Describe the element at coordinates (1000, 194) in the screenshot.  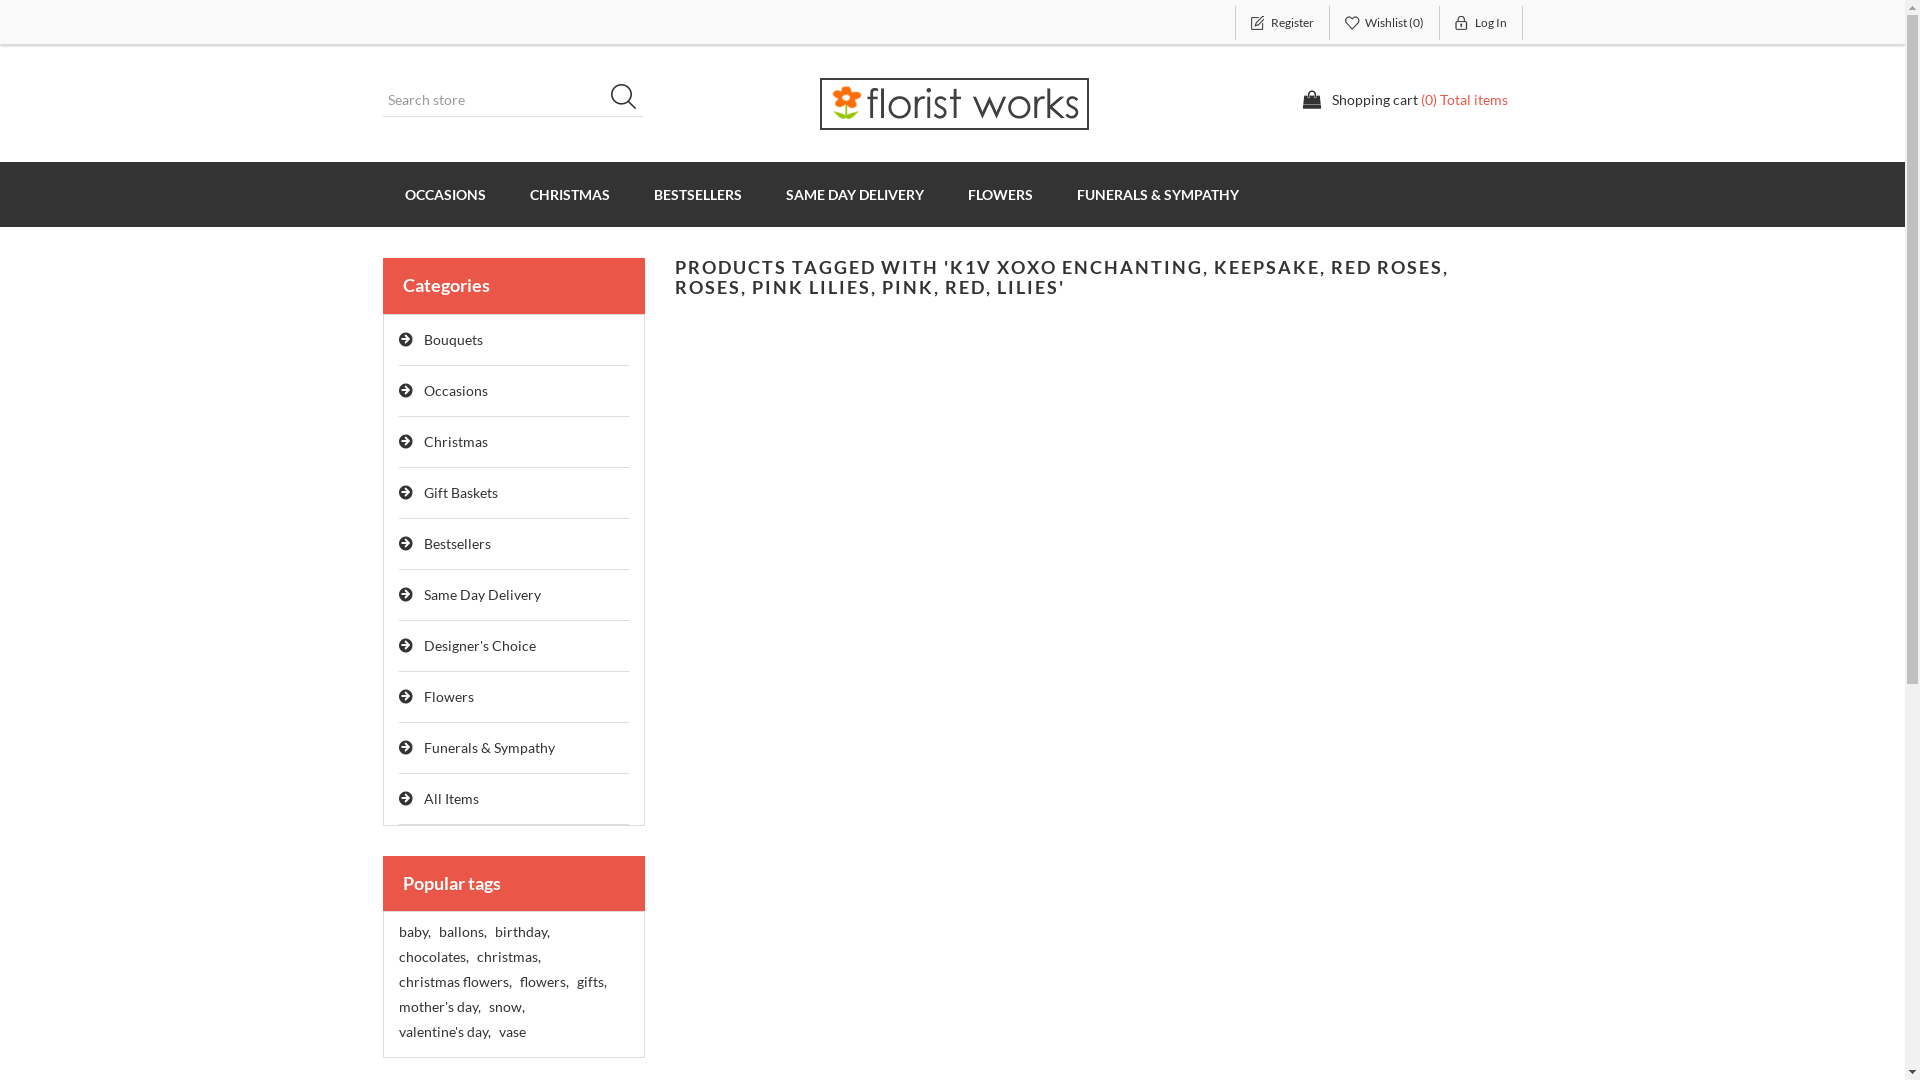
I see `'FLOWERS'` at that location.